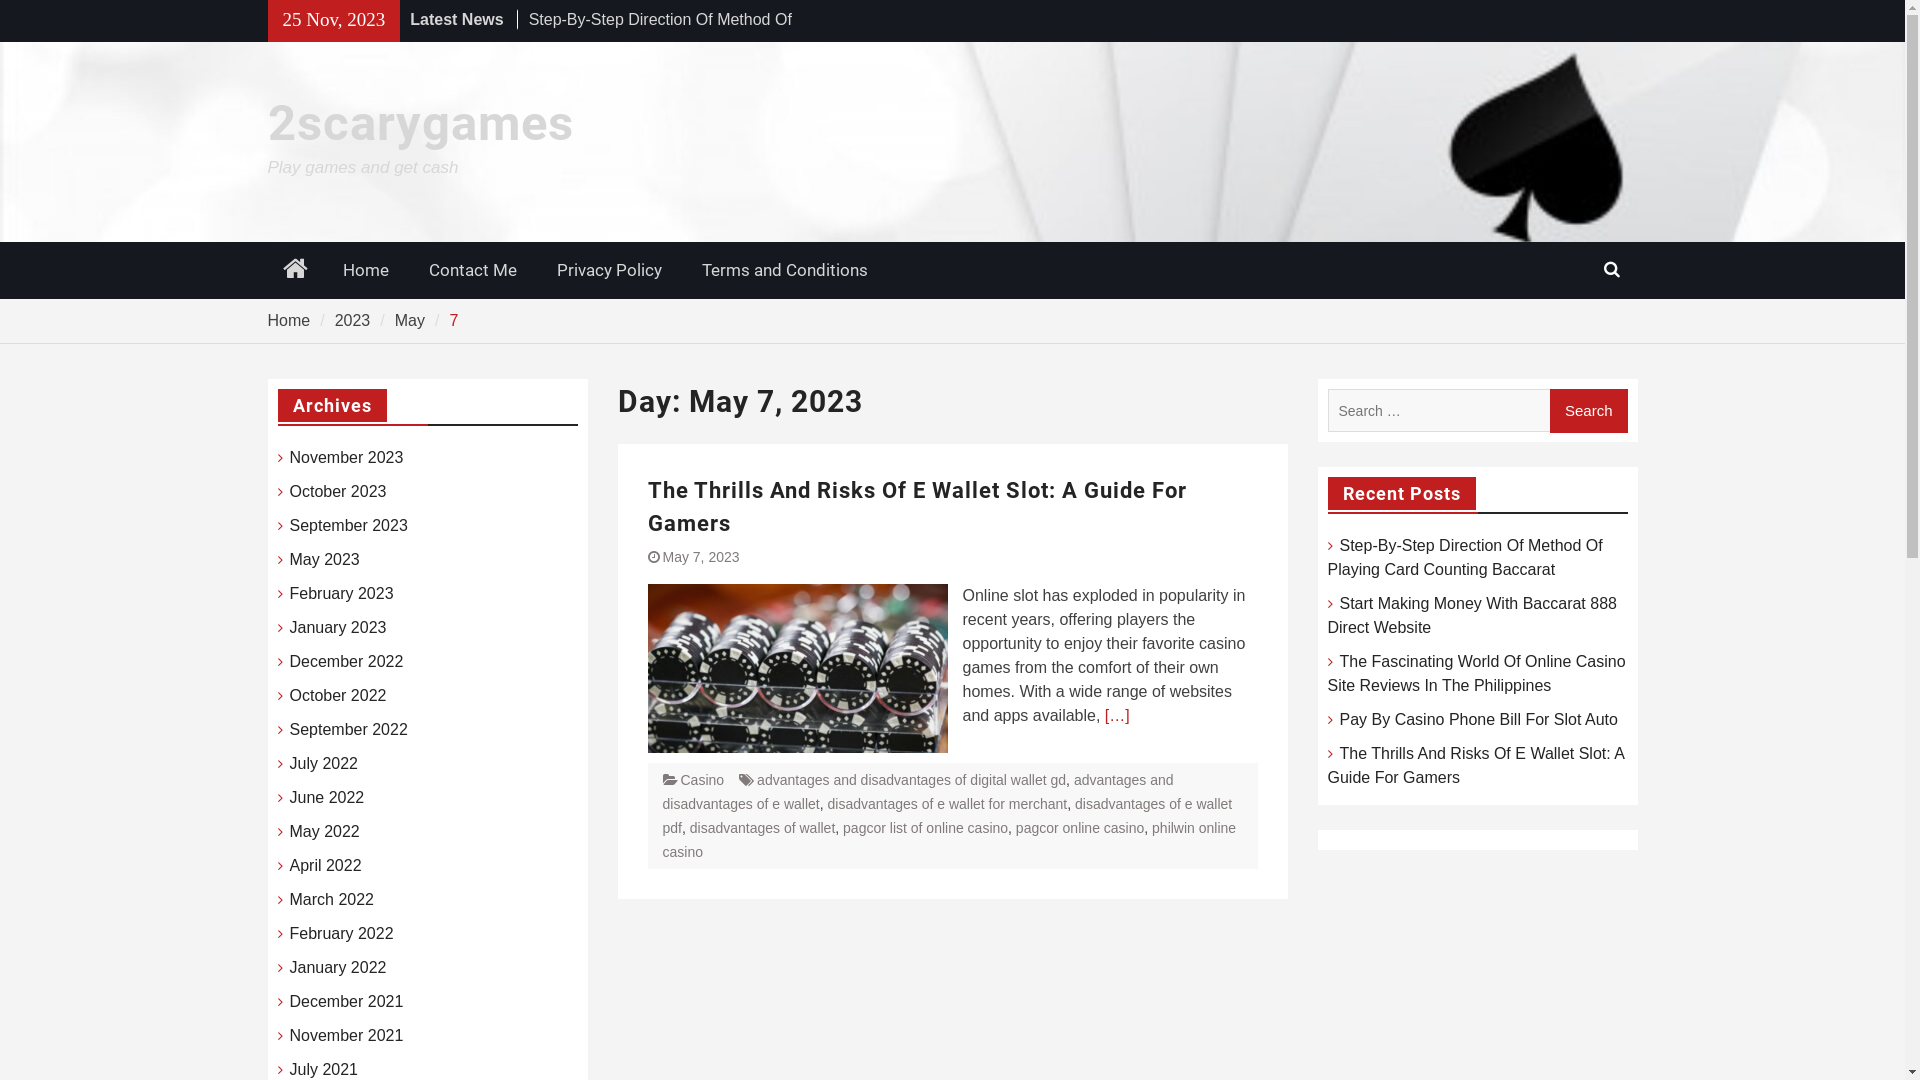 The height and width of the screenshot is (1080, 1920). What do you see at coordinates (762, 828) in the screenshot?
I see `'disadvantages of wallet'` at bounding box center [762, 828].